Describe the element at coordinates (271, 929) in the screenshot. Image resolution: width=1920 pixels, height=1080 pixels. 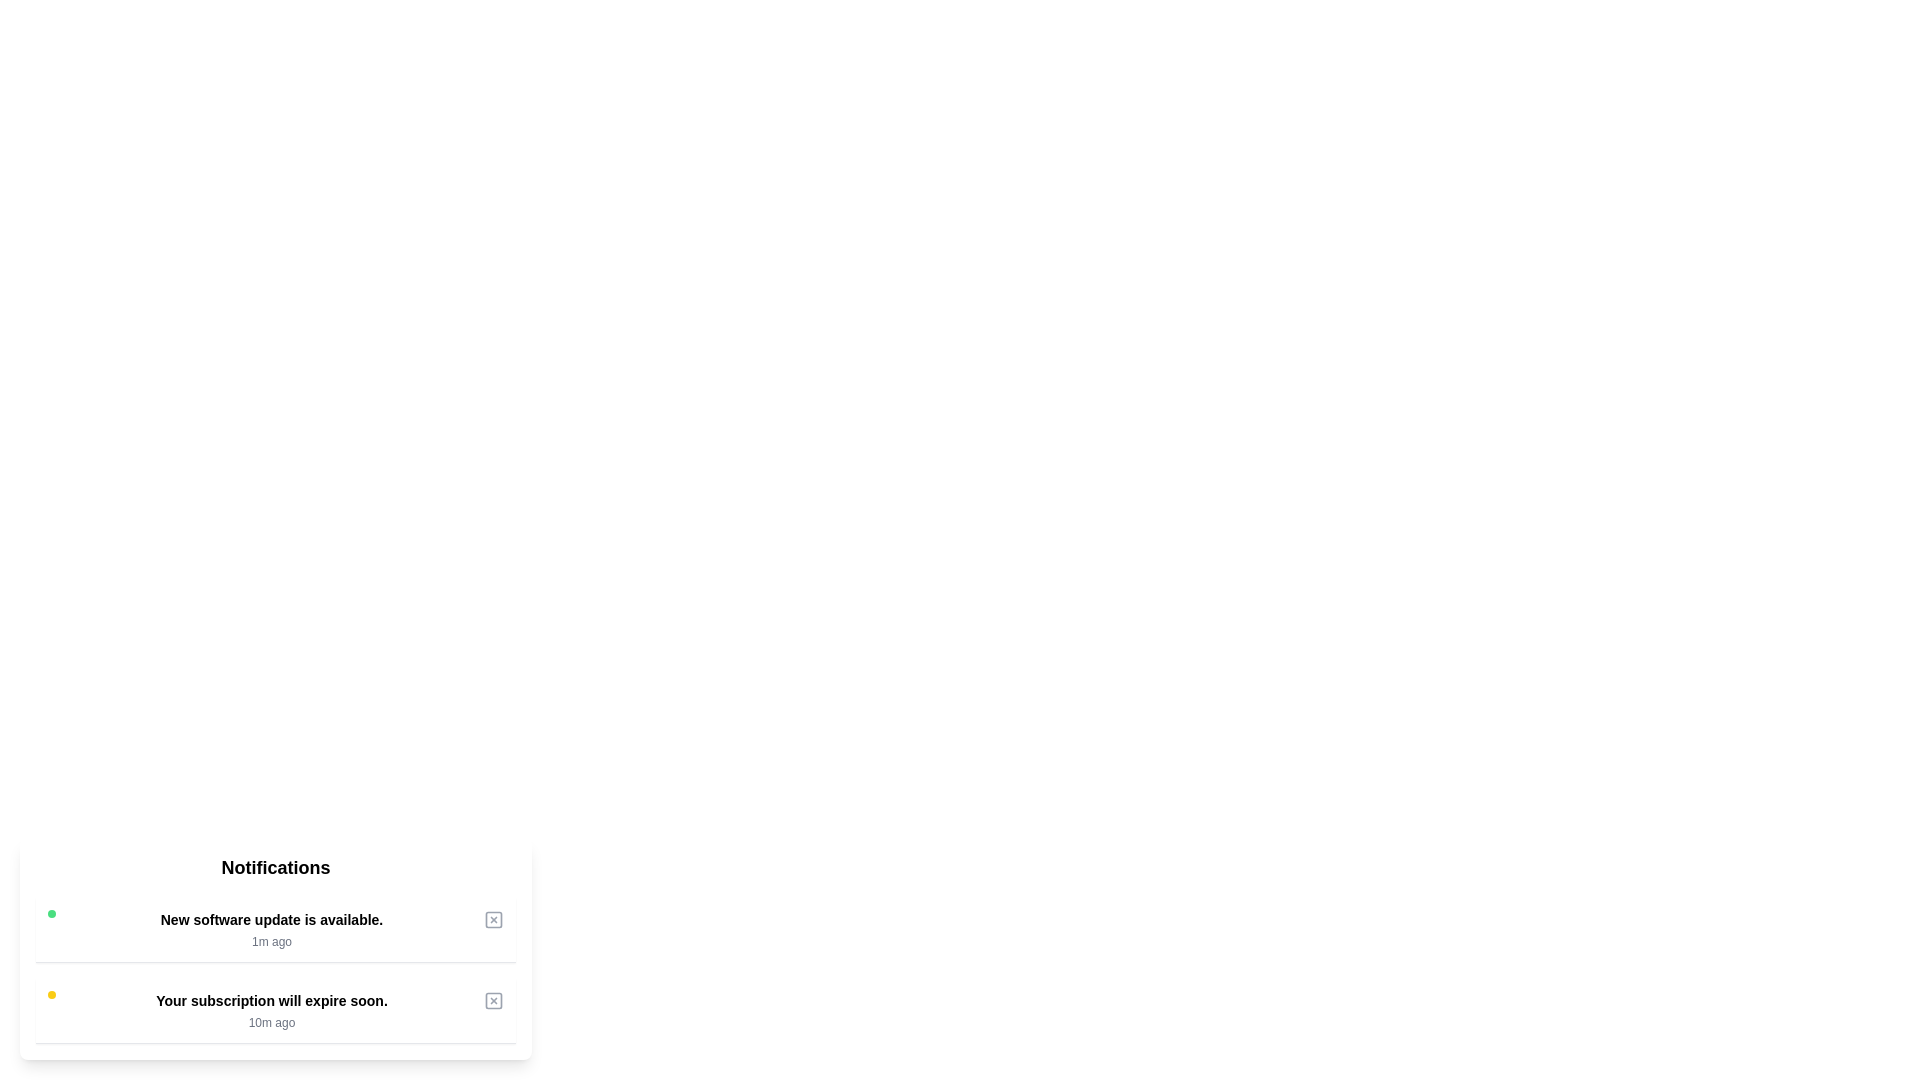
I see `notification text that states 'New software update is available.' from the notification list item, which is visually distinct with stacked text components` at that location.